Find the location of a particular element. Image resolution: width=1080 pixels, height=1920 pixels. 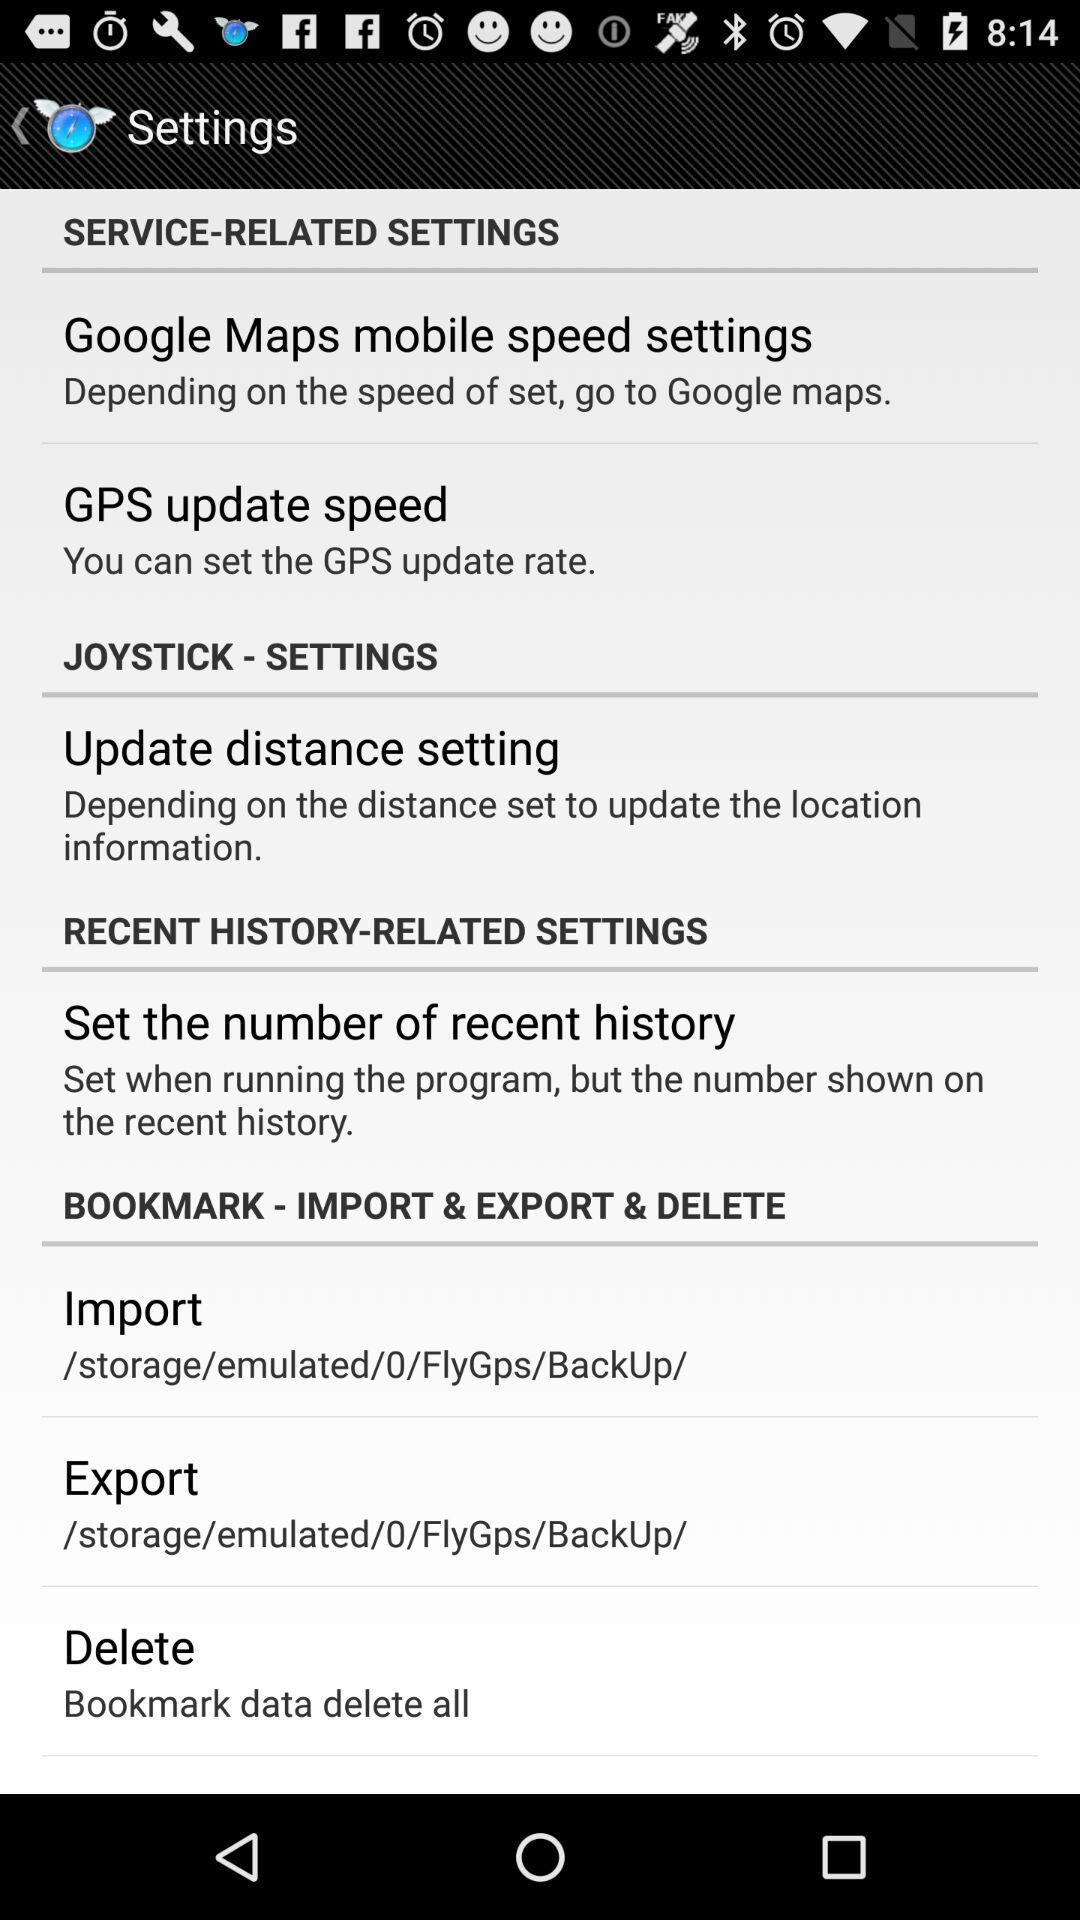

the item below set the number is located at coordinates (525, 1098).